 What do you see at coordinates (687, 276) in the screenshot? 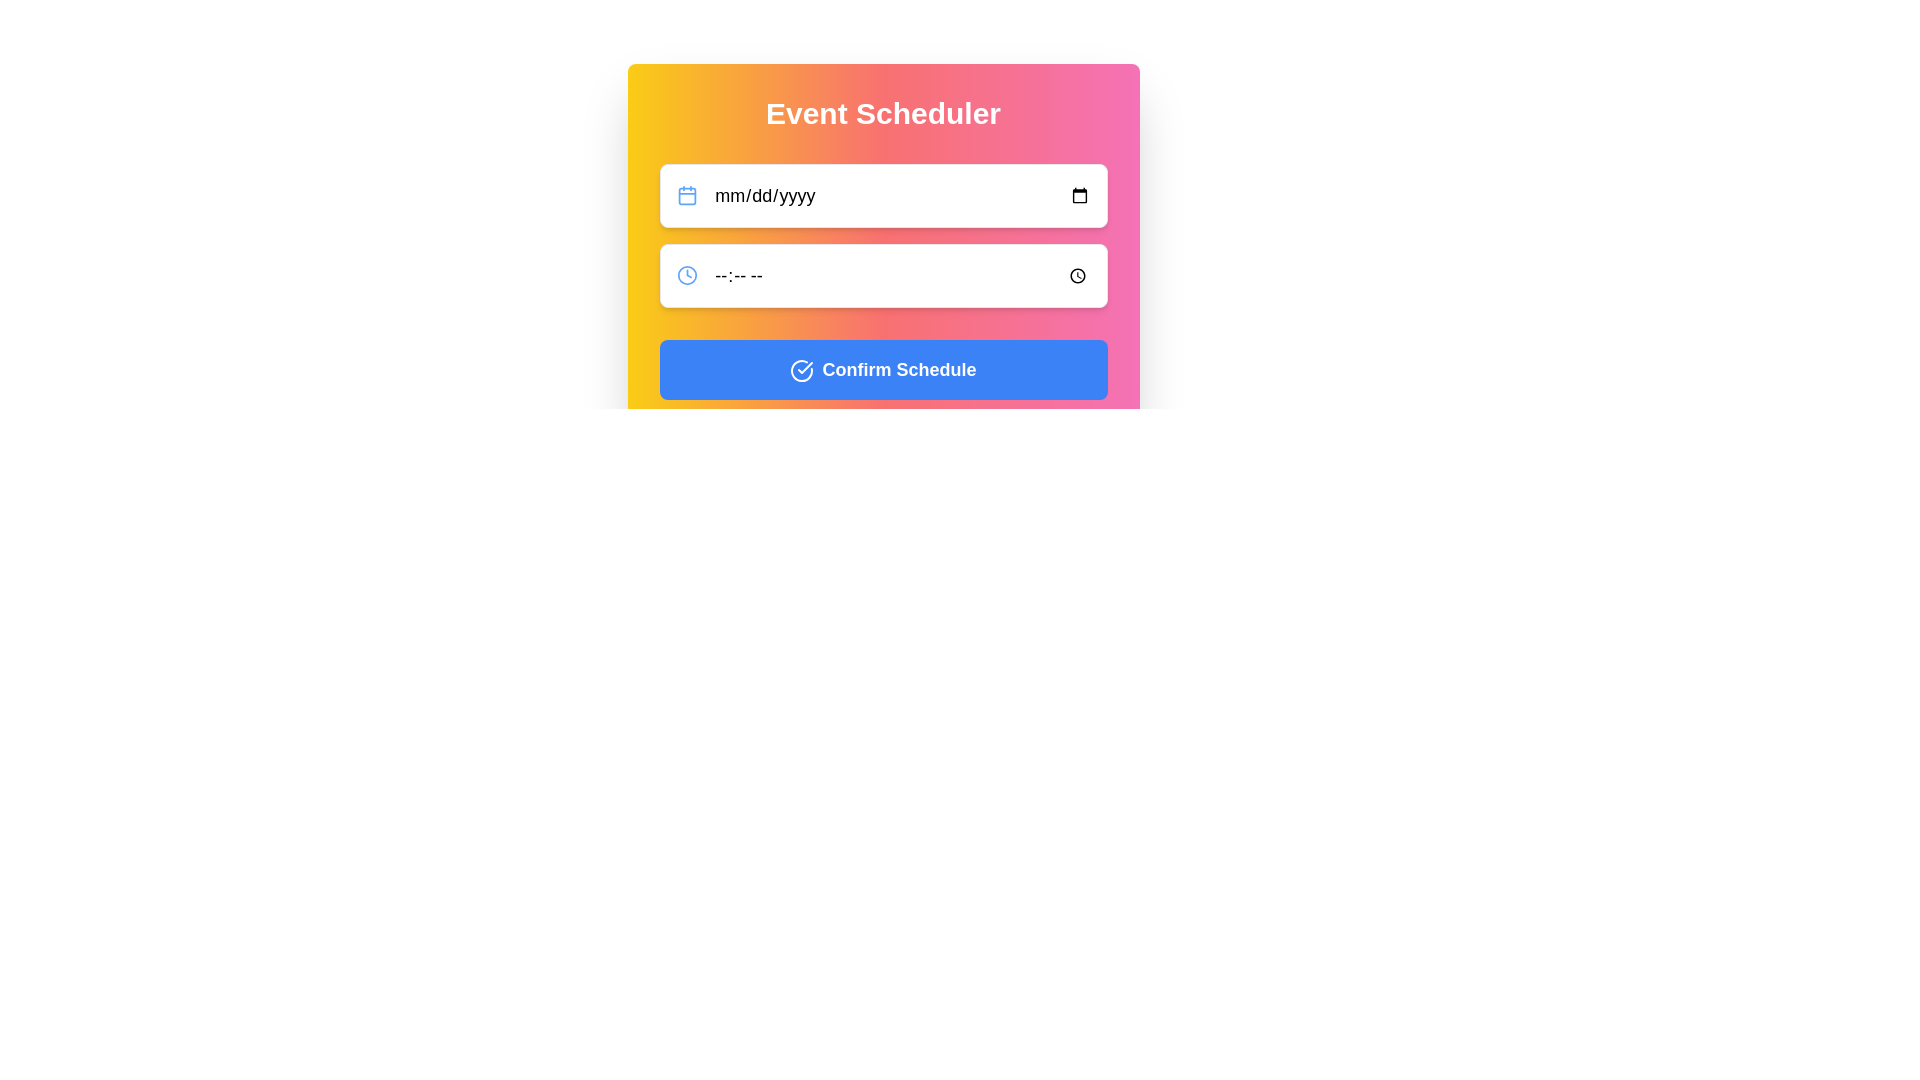
I see `blue clock icon located in the second row under the 'Event Scheduler' heading, to the left of the time input field` at bounding box center [687, 276].